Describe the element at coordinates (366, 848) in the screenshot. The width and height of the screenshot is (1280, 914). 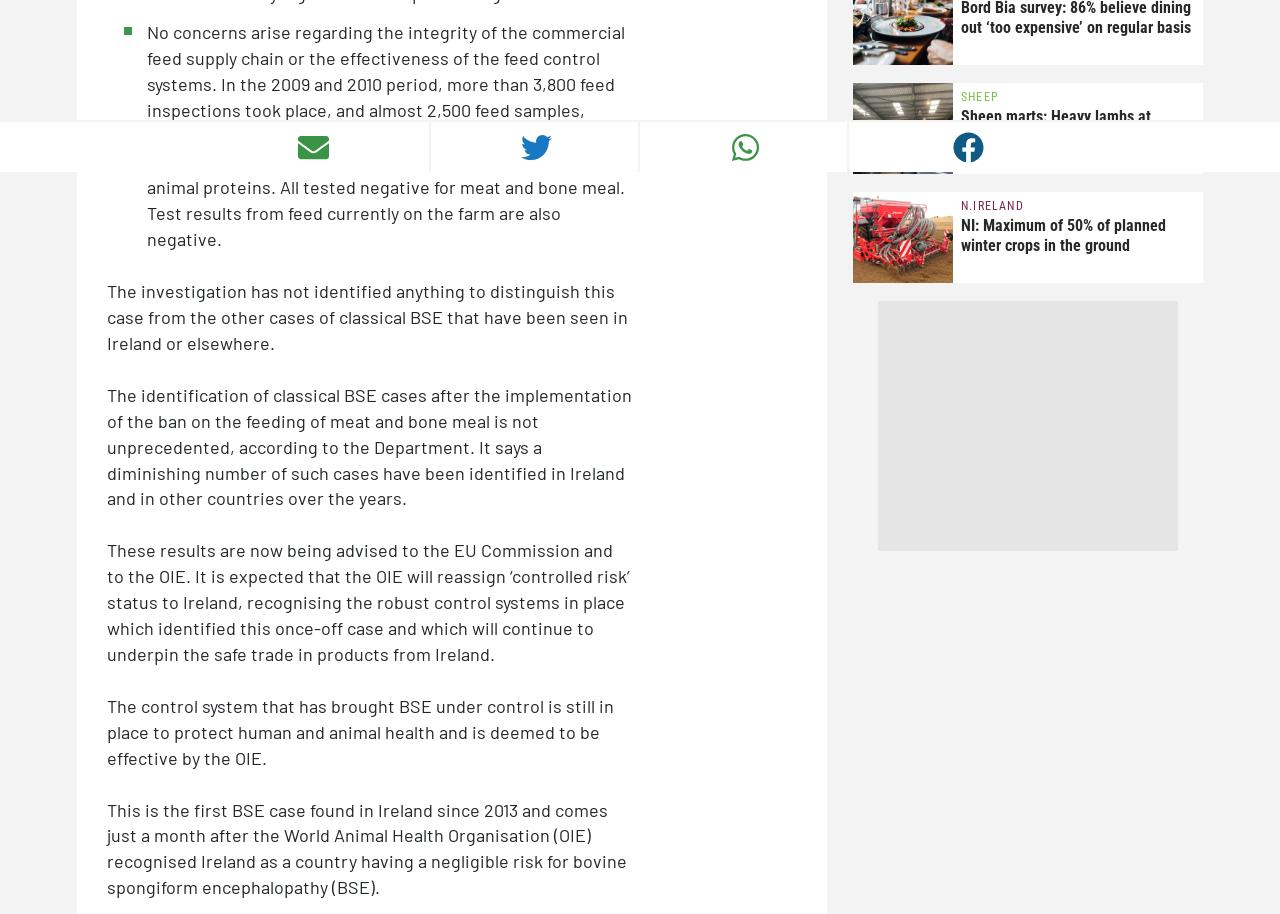
I see `'This is the first BSE case found in Ireland since 2013 and comes just a month after the World Animal Health Organisation (OIE) recognised Ireland as a country having a negligible risk for bovine spongiform encephalopathy (BSE).'` at that location.